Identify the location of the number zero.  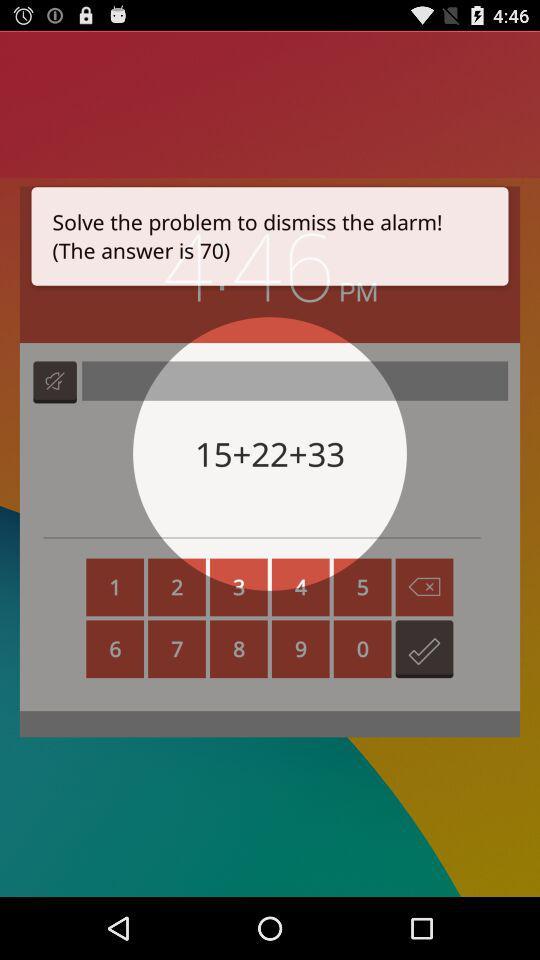
(361, 647).